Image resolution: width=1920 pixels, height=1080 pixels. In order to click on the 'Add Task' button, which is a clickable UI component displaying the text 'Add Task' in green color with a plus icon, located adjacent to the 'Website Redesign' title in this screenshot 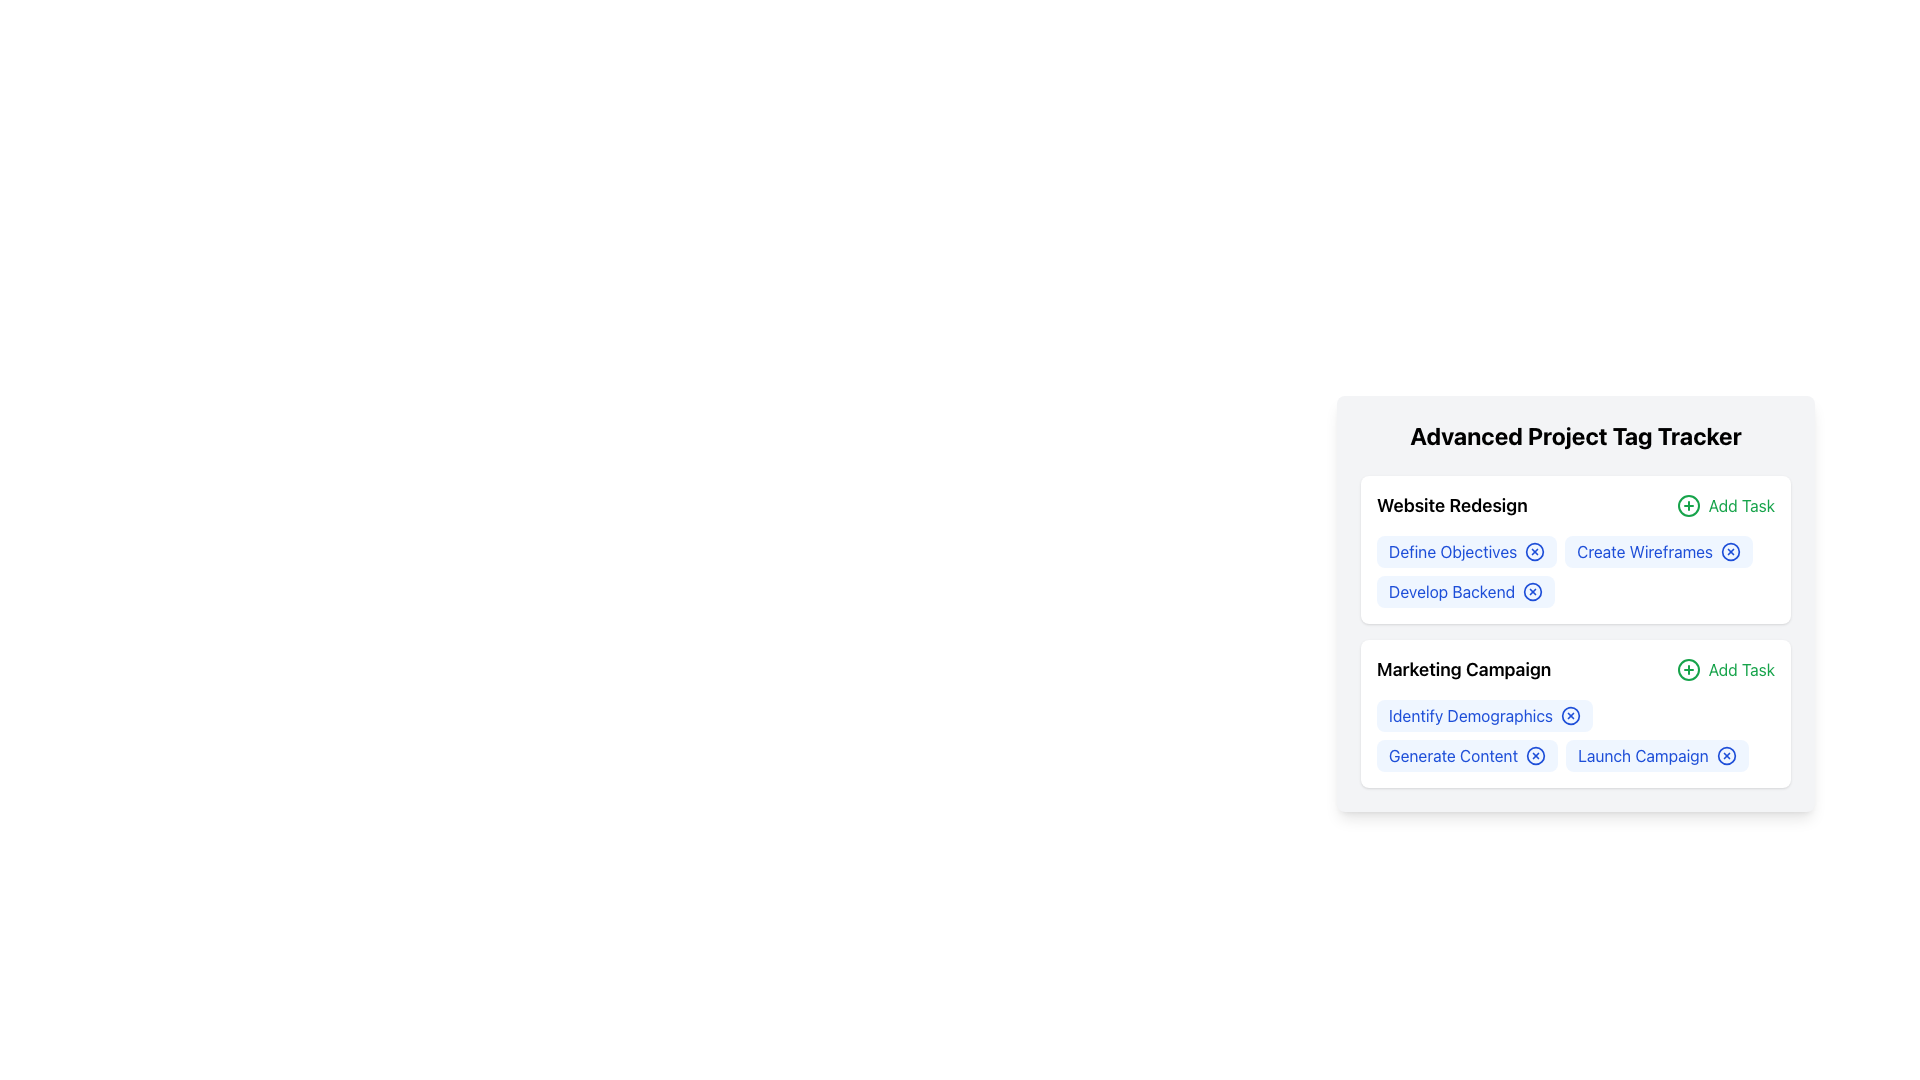, I will do `click(1724, 504)`.